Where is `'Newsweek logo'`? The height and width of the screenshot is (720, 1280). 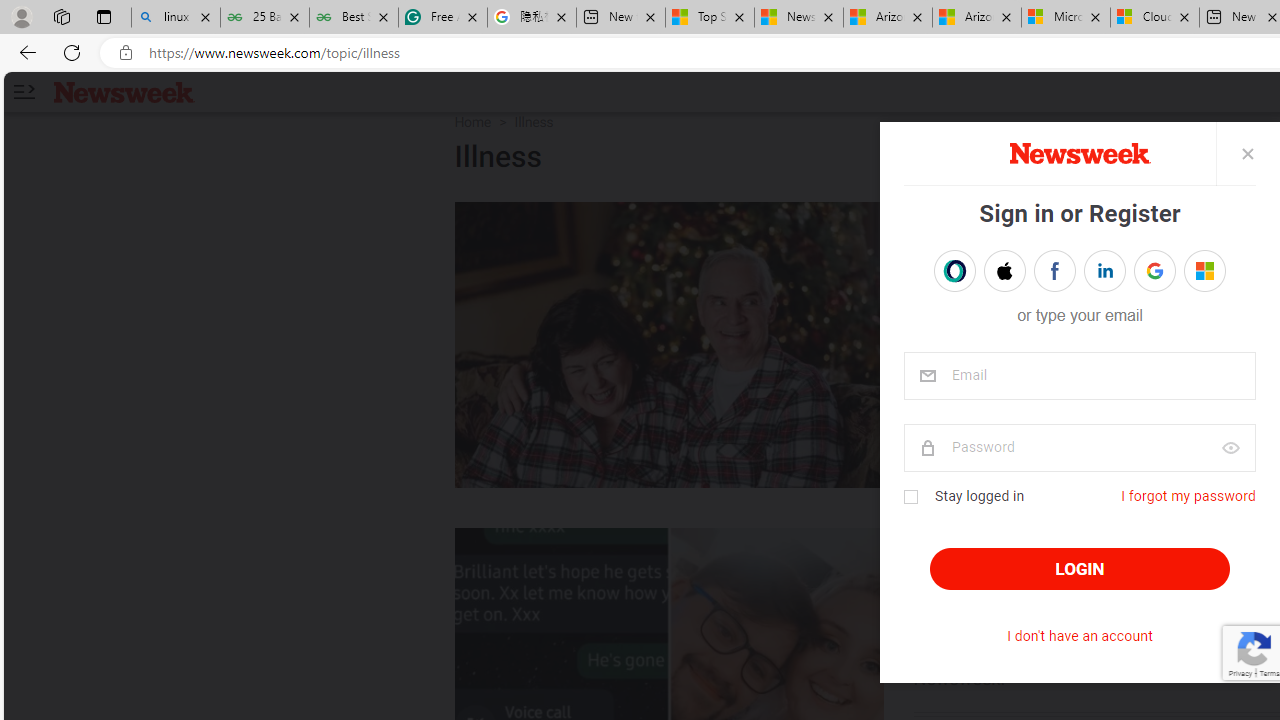 'Newsweek logo' is located at coordinates (123, 91).